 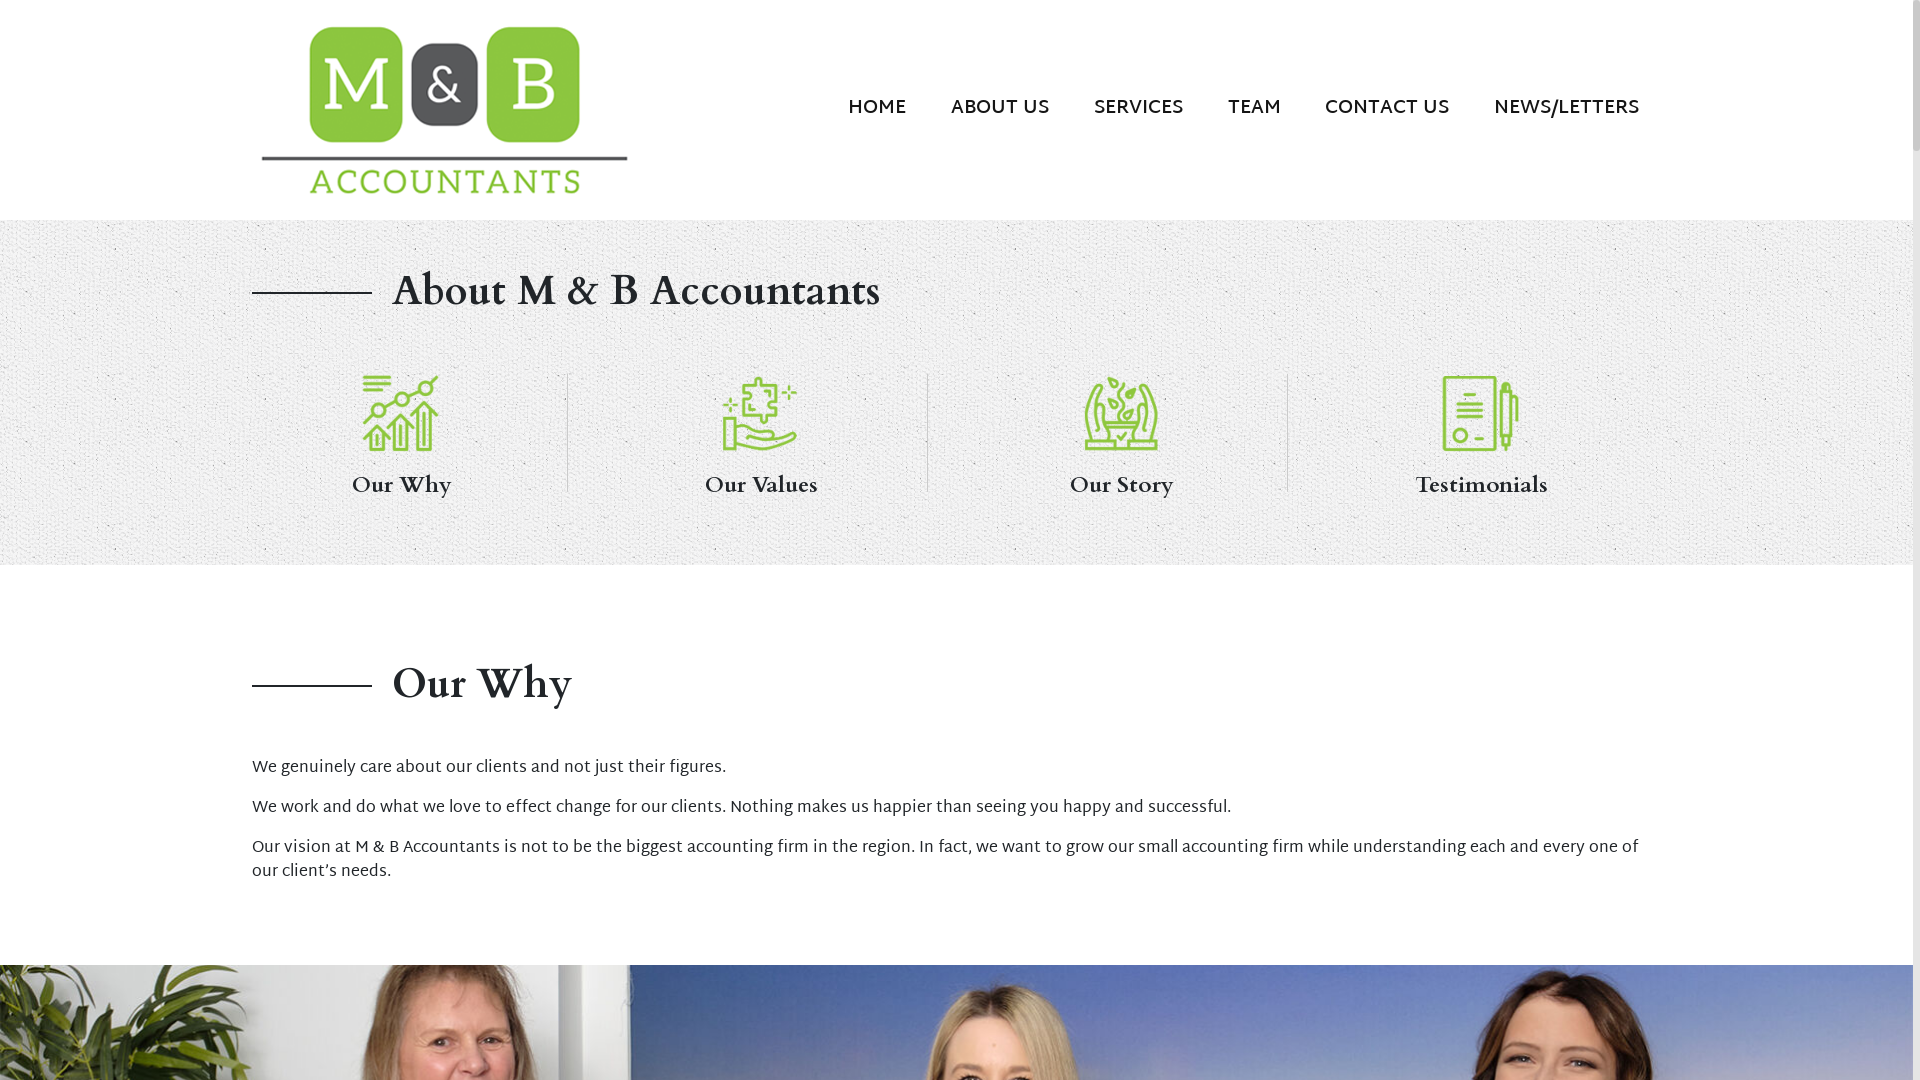 What do you see at coordinates (877, 107) in the screenshot?
I see `'HOME'` at bounding box center [877, 107].